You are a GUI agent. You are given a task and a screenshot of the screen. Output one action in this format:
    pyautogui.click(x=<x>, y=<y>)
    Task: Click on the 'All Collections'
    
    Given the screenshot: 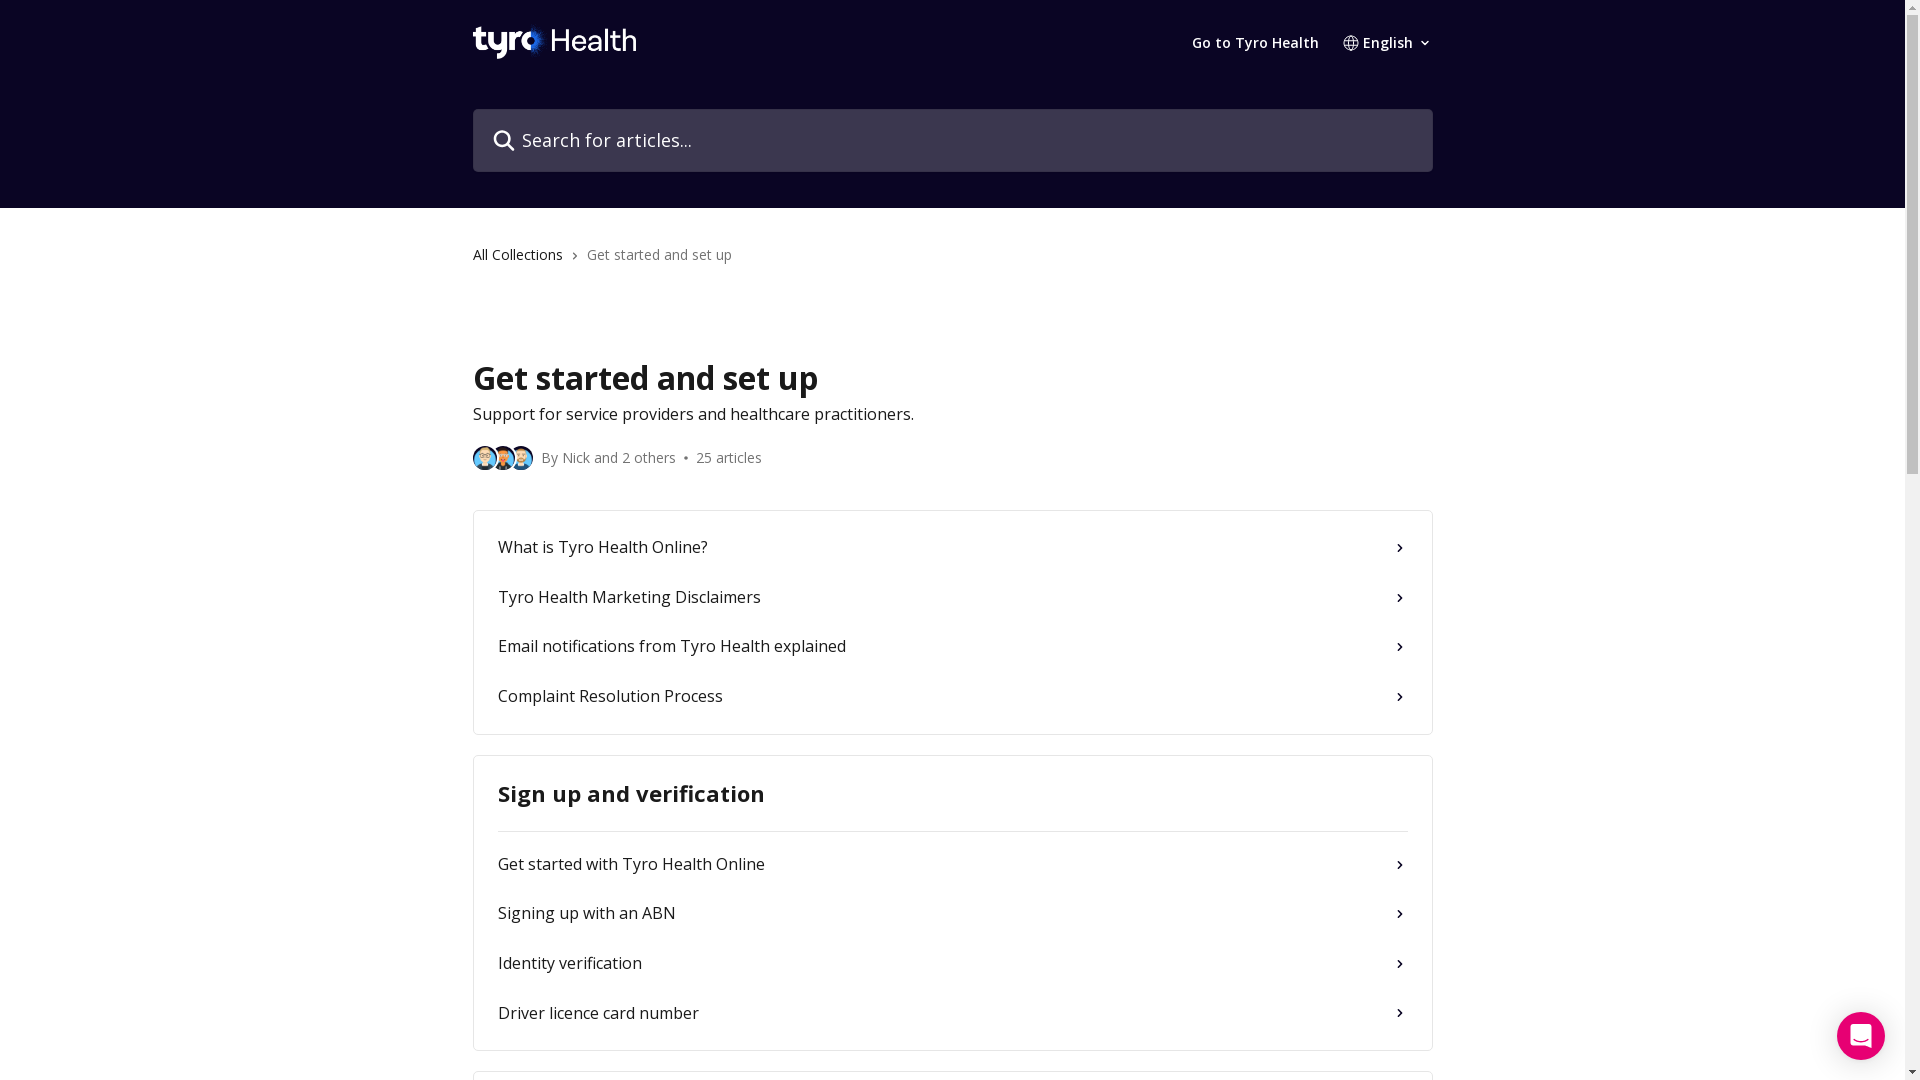 What is the action you would take?
    pyautogui.click(x=521, y=253)
    